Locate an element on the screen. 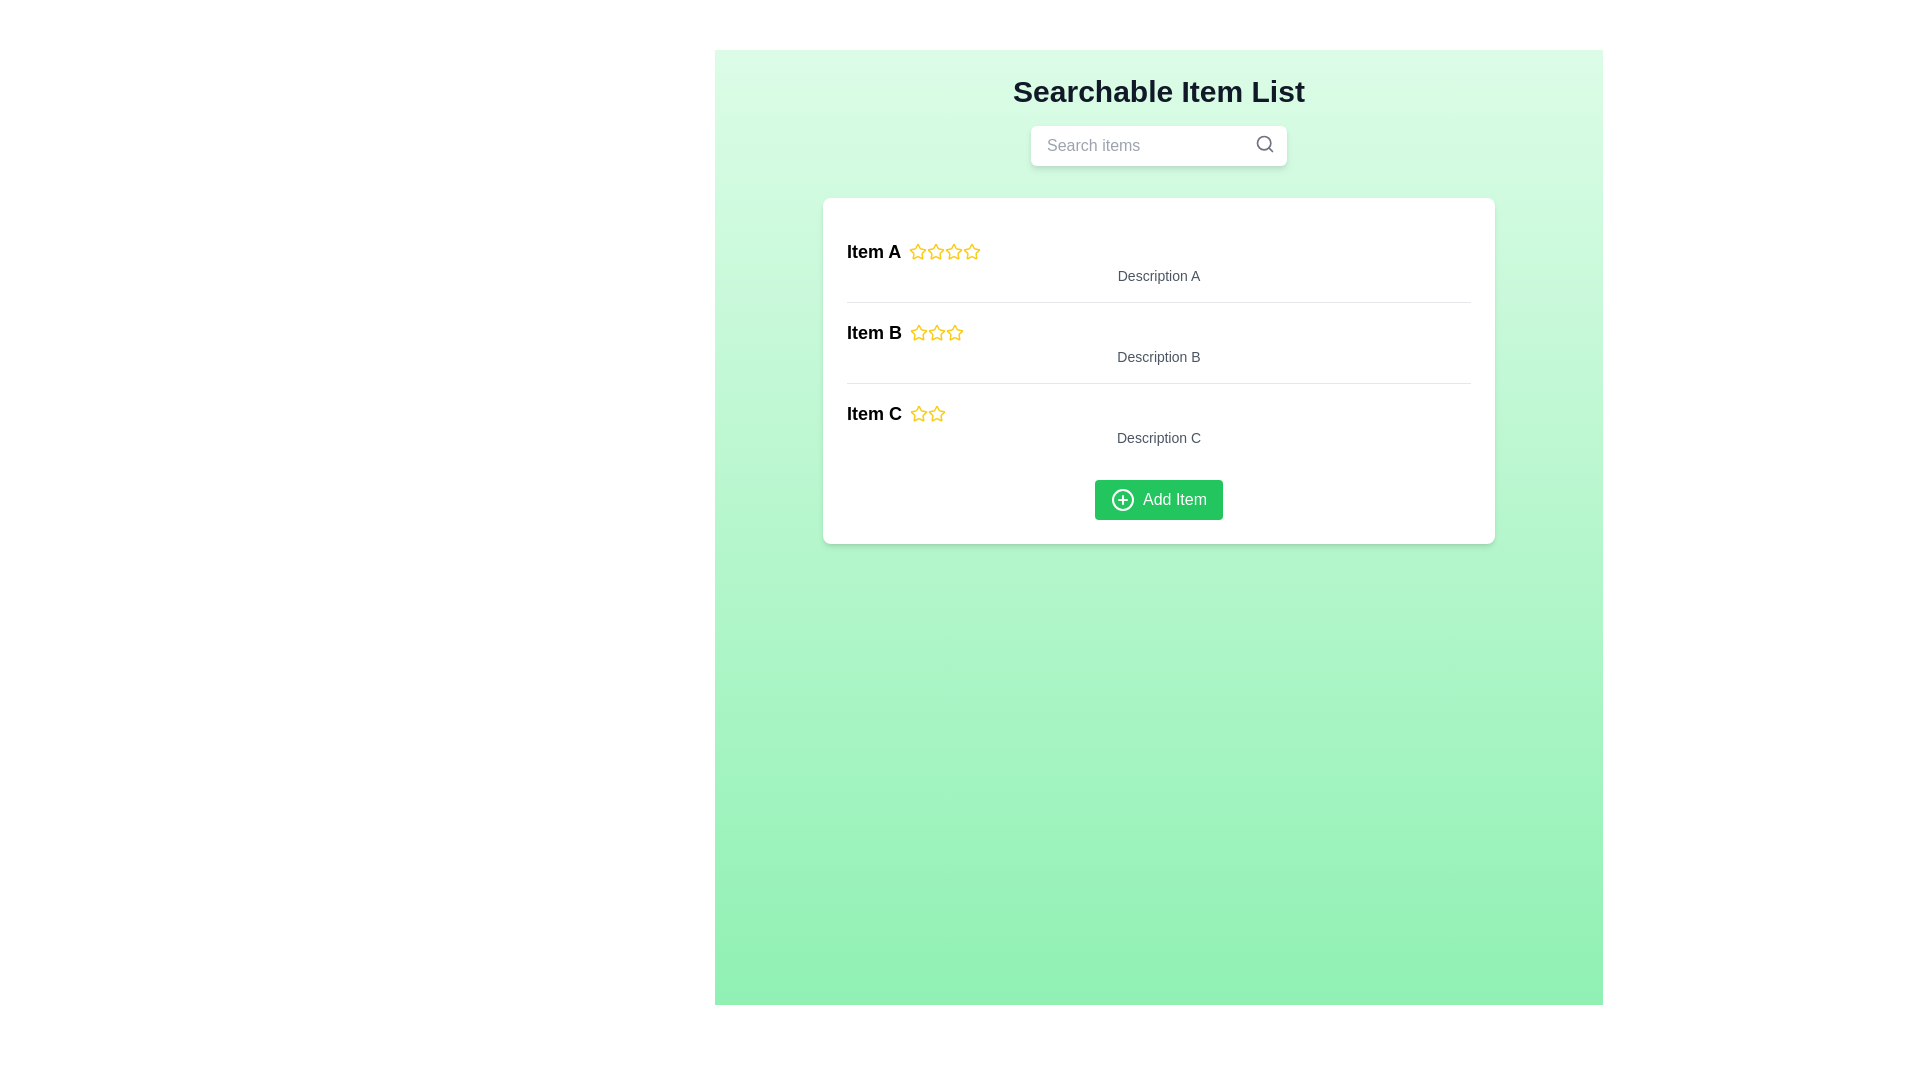  the static text label displaying 'Description C', which is styled in a small gray font and positioned below 'Item C' and the rating stars is located at coordinates (1158, 437).